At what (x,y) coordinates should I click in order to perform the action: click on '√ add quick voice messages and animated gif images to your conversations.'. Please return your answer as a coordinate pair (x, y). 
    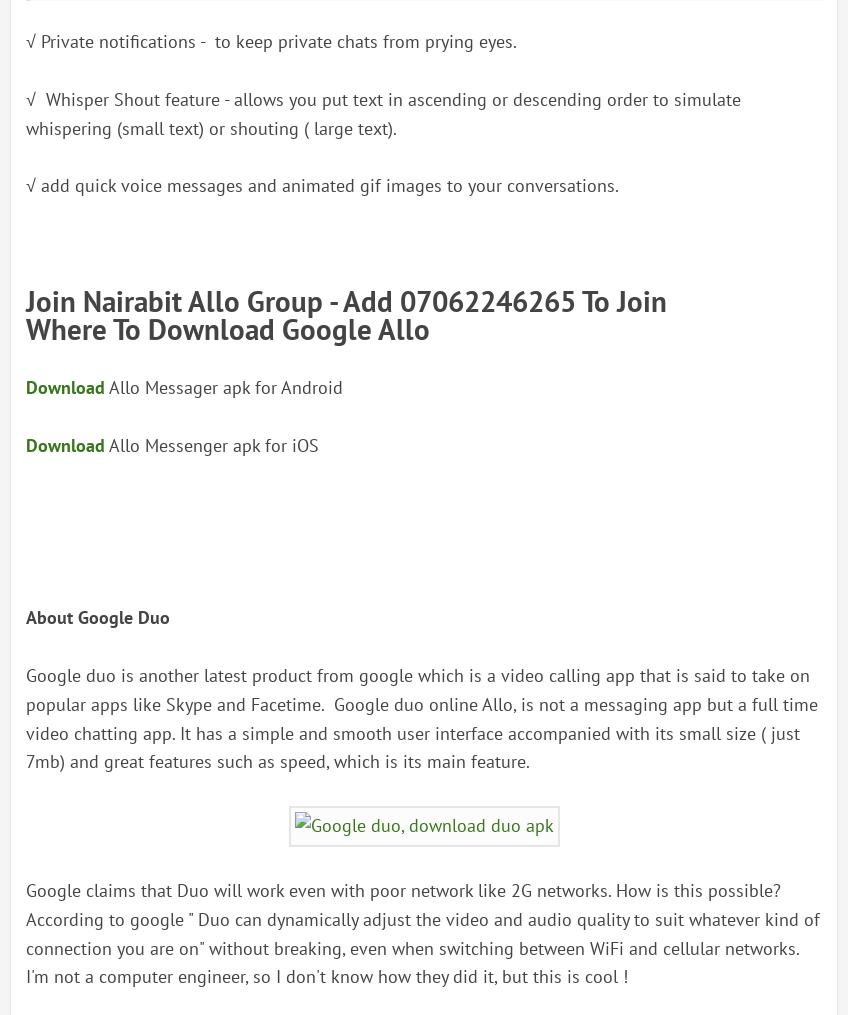
    Looking at the image, I should click on (25, 184).